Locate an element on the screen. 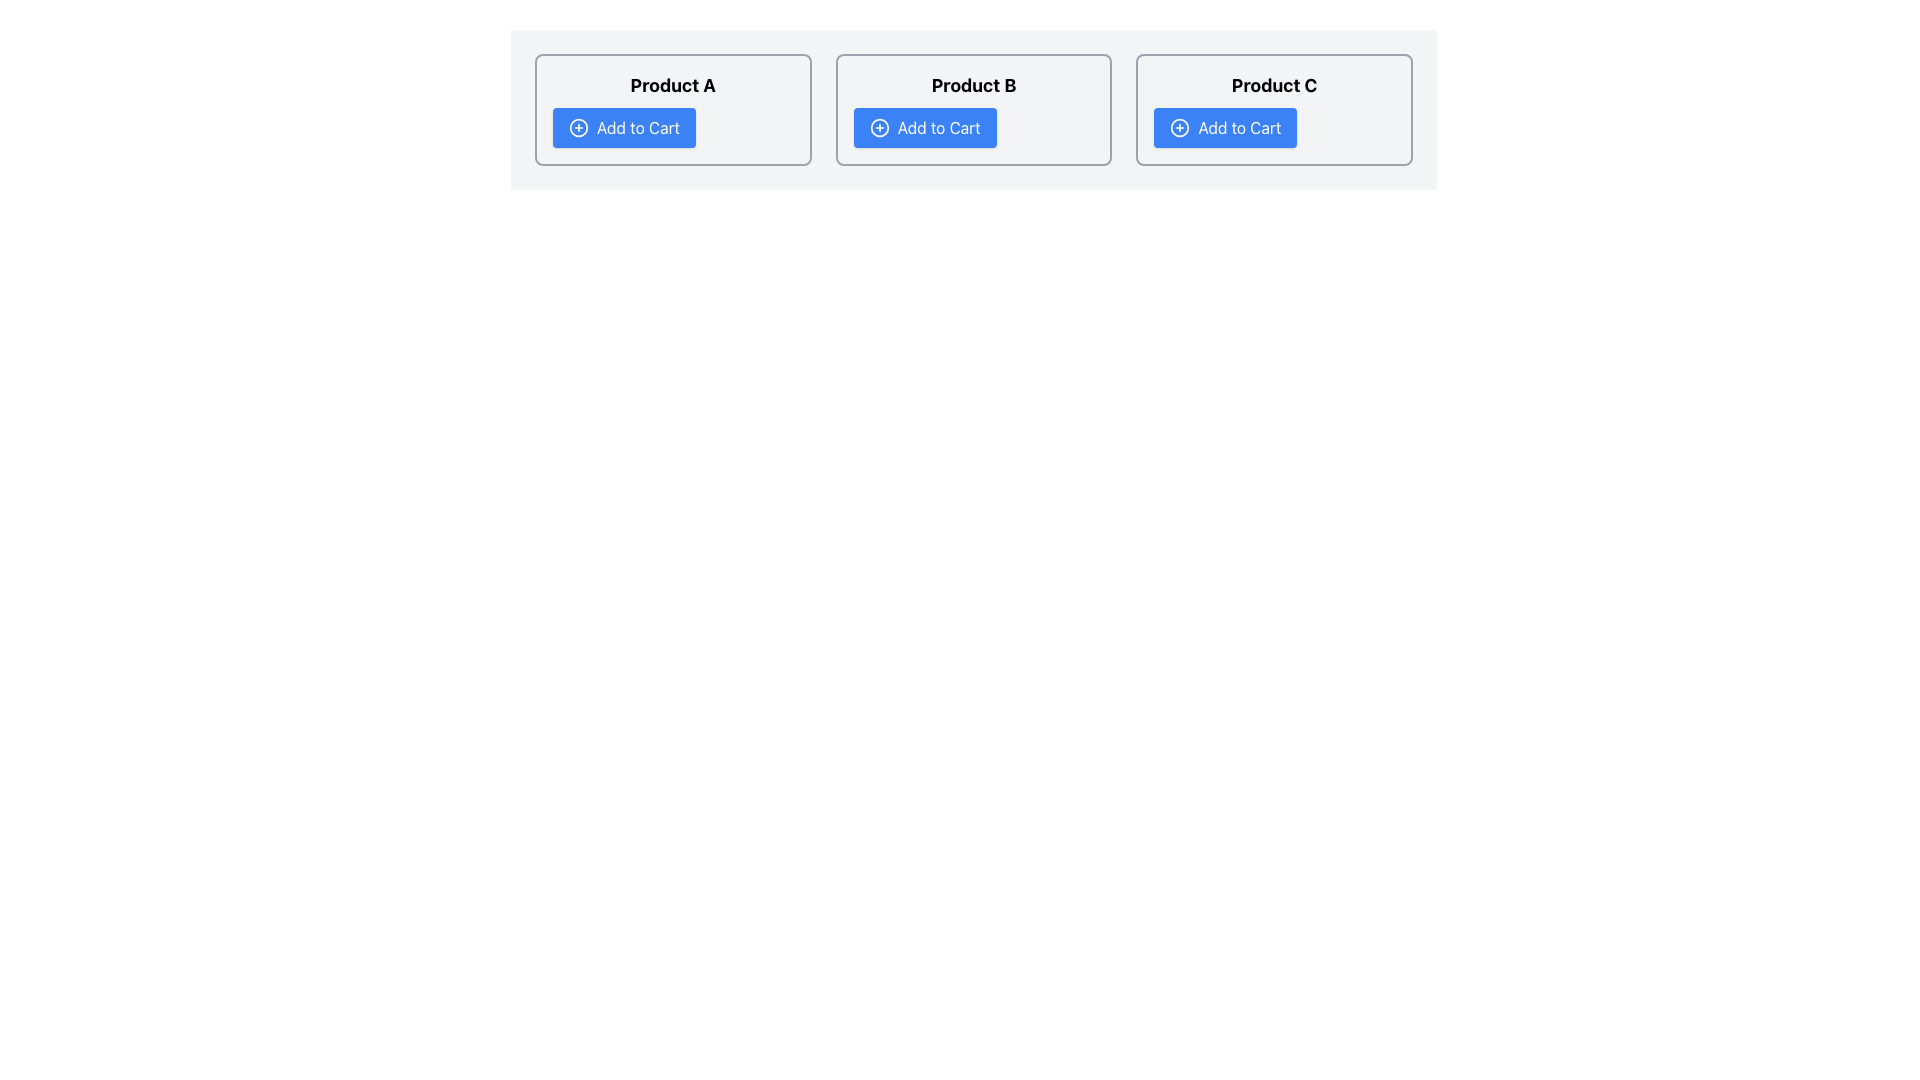  the circular '+' icon with a blue background located within the 'Add to Cart' button for 'Product B' is located at coordinates (879, 127).